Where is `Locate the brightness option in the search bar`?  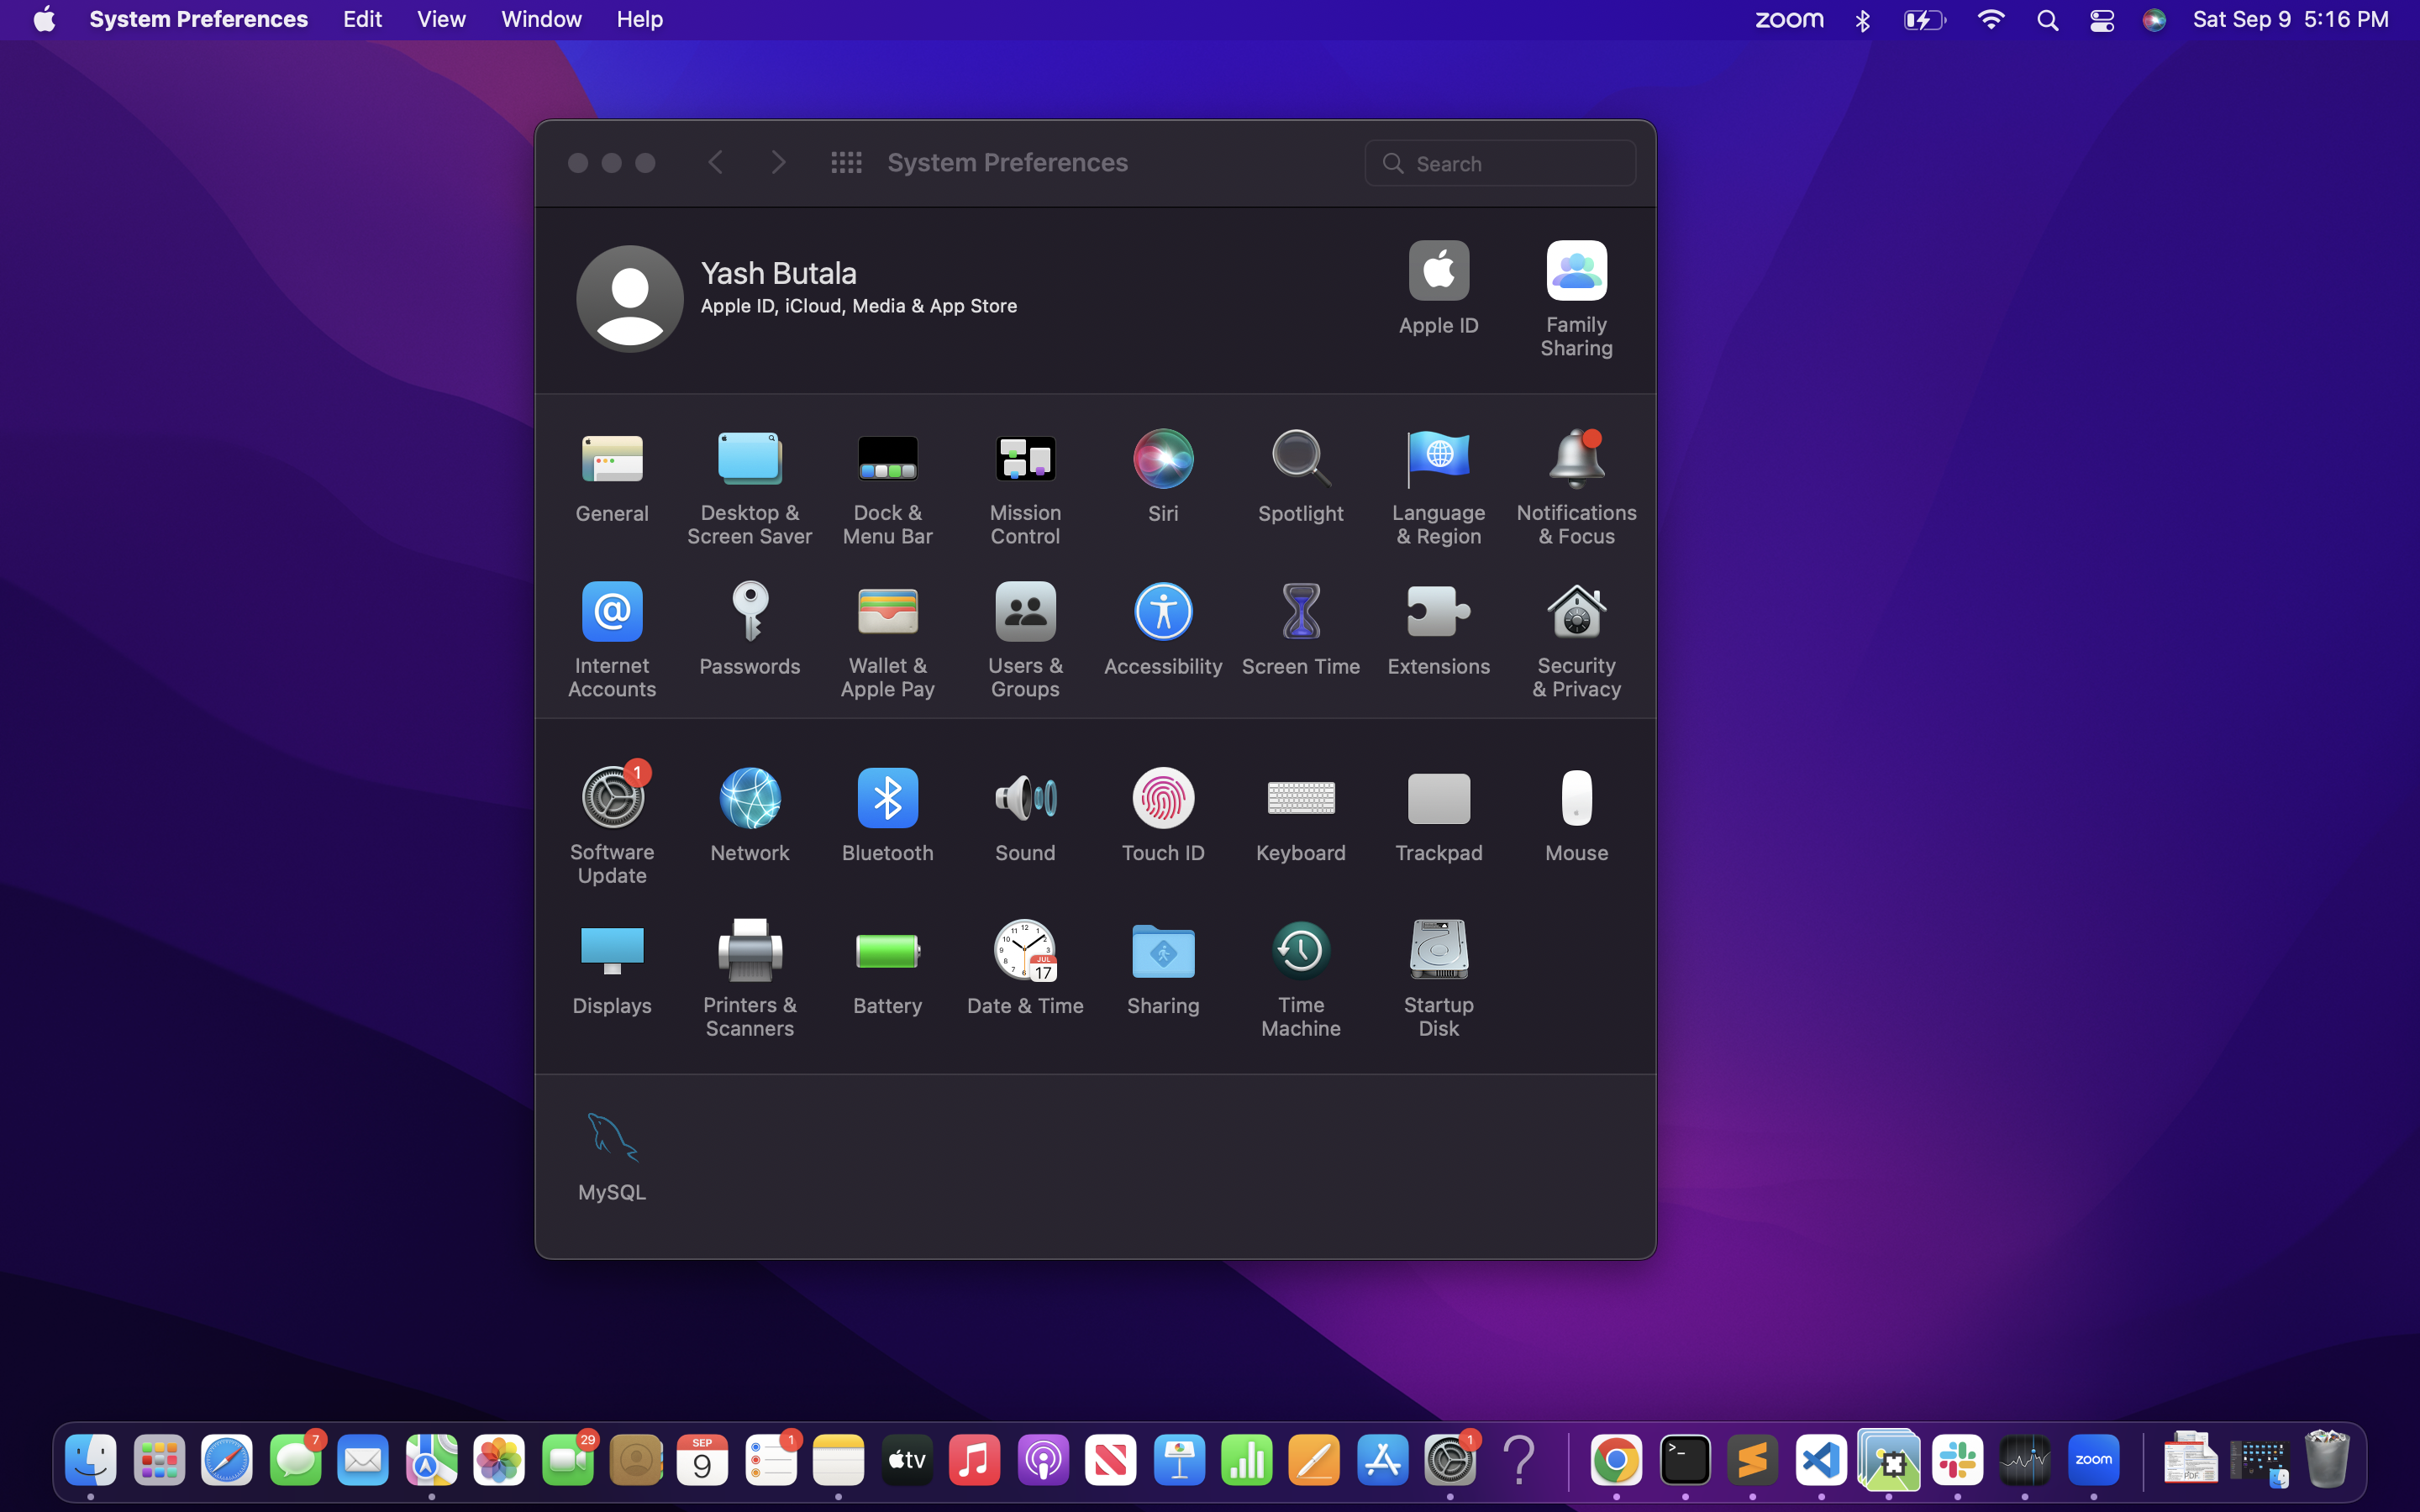 Locate the brightness option in the search bar is located at coordinates (1502, 160).